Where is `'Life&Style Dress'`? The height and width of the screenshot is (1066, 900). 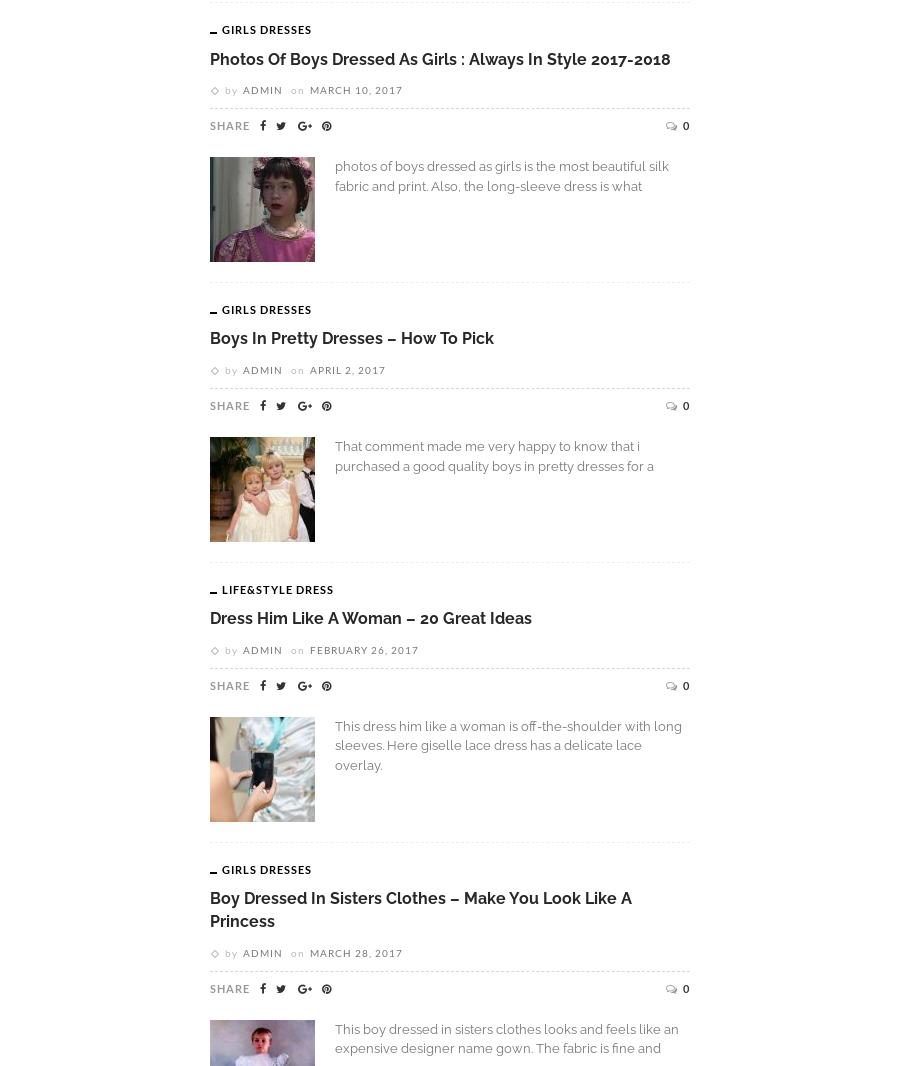
'Life&Style Dress' is located at coordinates (277, 588).